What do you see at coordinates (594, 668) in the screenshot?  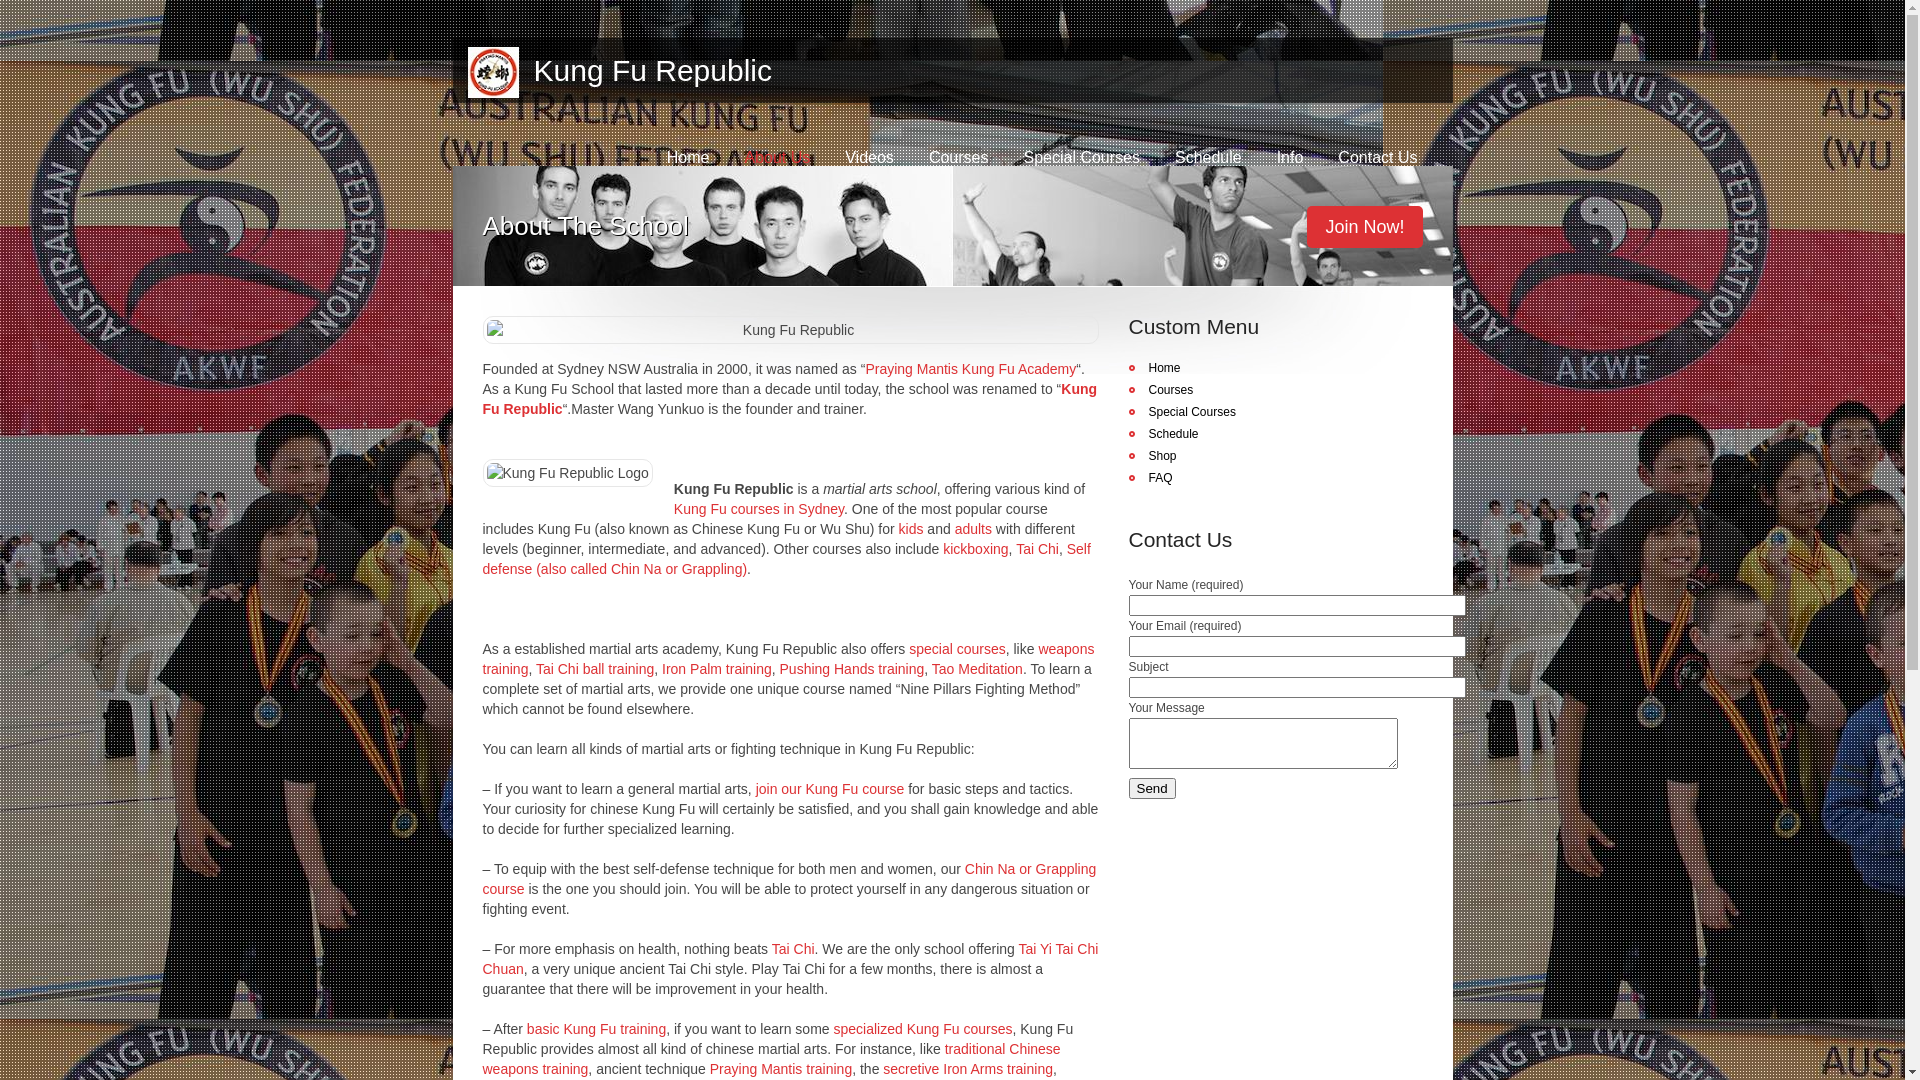 I see `'Tai Chi ball training'` at bounding box center [594, 668].